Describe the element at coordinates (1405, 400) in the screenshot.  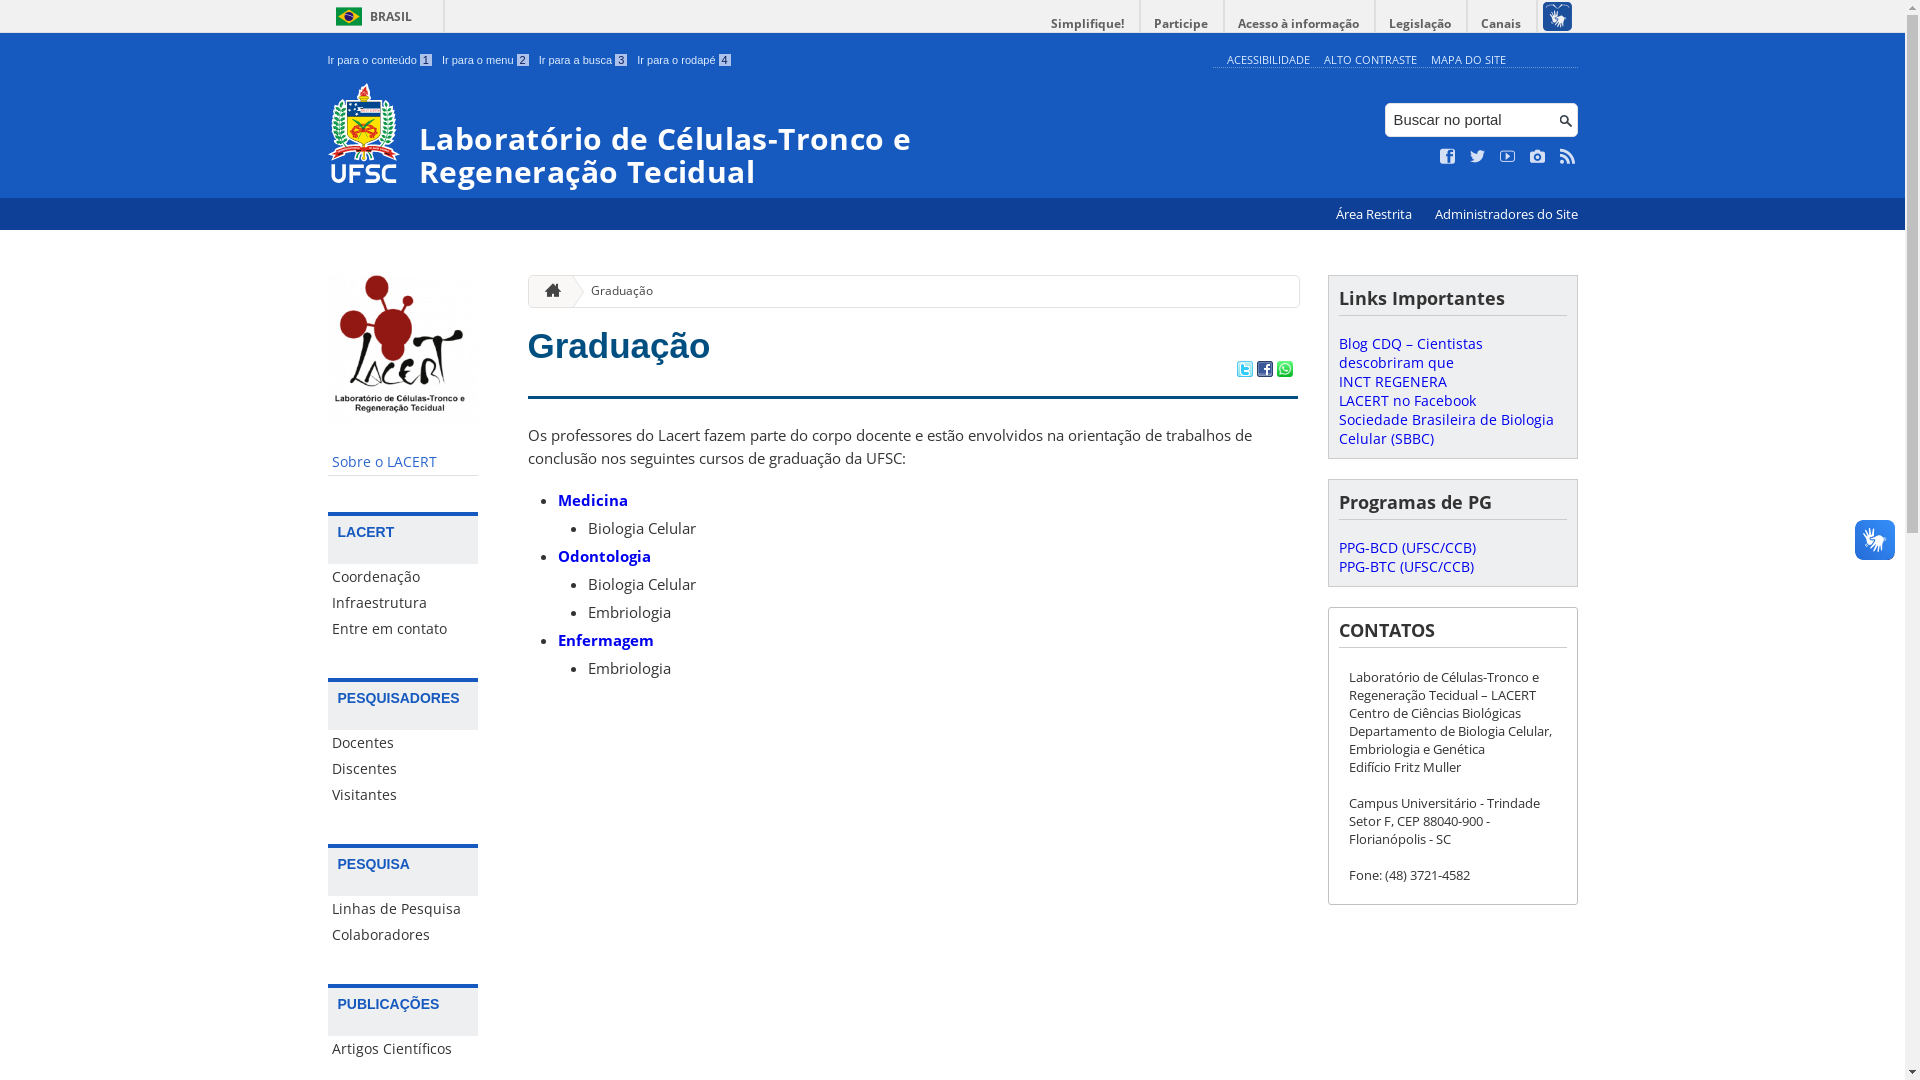
I see `'LACERT no Facebook'` at that location.